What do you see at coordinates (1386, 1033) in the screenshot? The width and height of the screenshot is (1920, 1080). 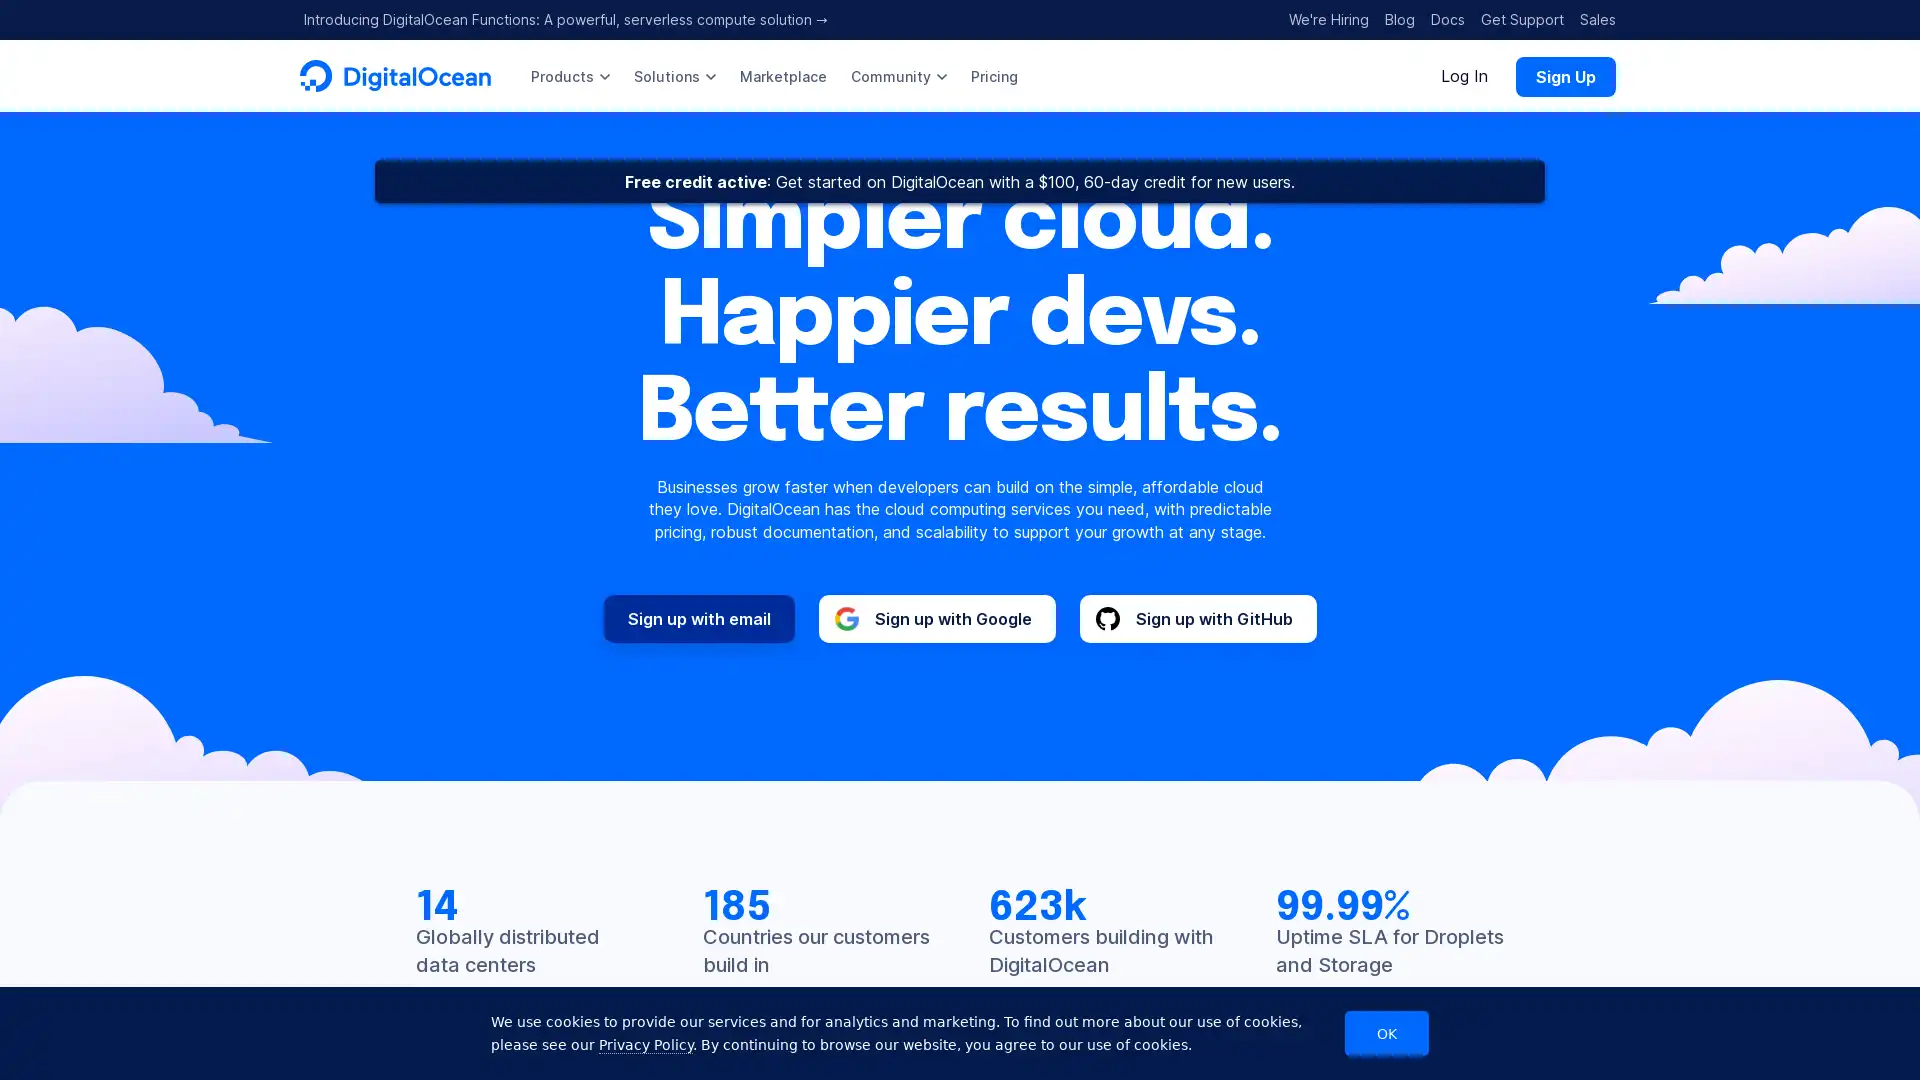 I see `OK` at bounding box center [1386, 1033].